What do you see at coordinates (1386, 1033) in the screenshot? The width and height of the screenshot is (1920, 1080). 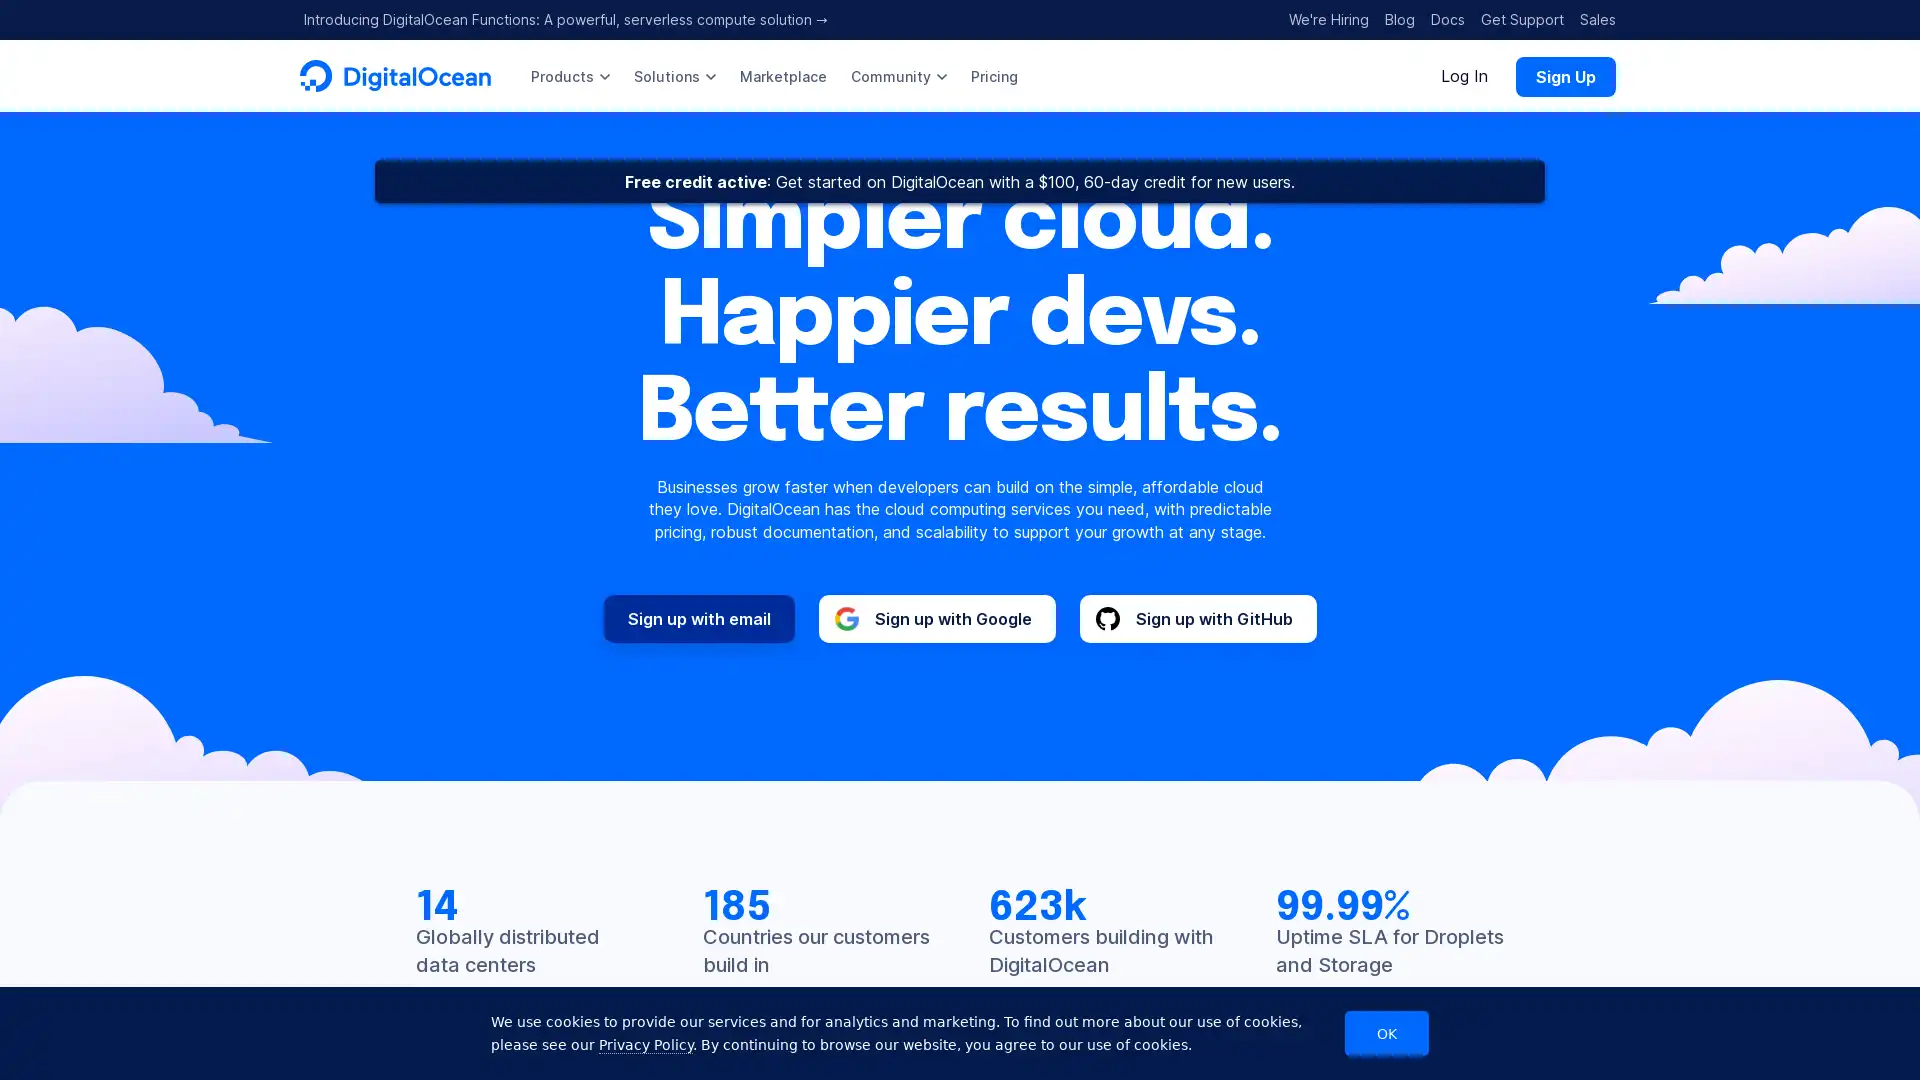 I see `OK` at bounding box center [1386, 1033].